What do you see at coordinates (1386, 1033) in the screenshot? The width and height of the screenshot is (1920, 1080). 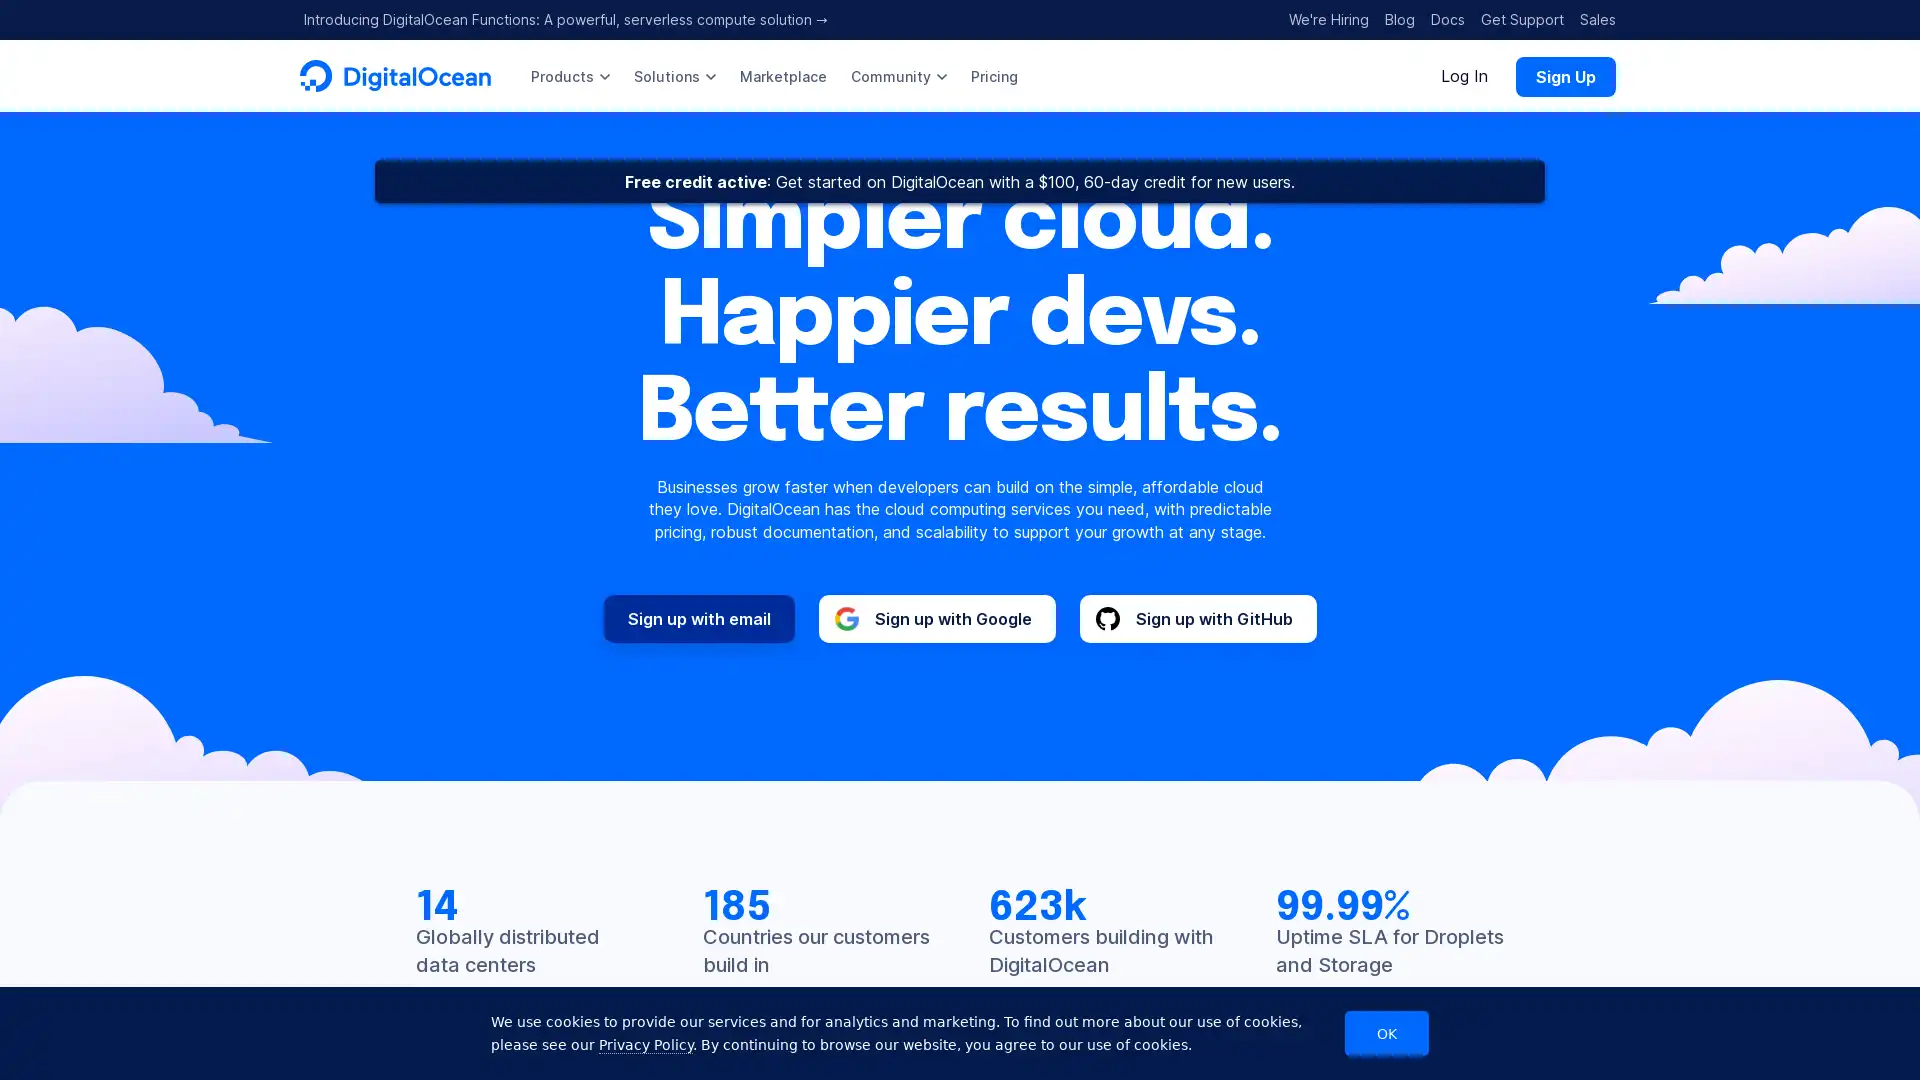 I see `OK` at bounding box center [1386, 1033].